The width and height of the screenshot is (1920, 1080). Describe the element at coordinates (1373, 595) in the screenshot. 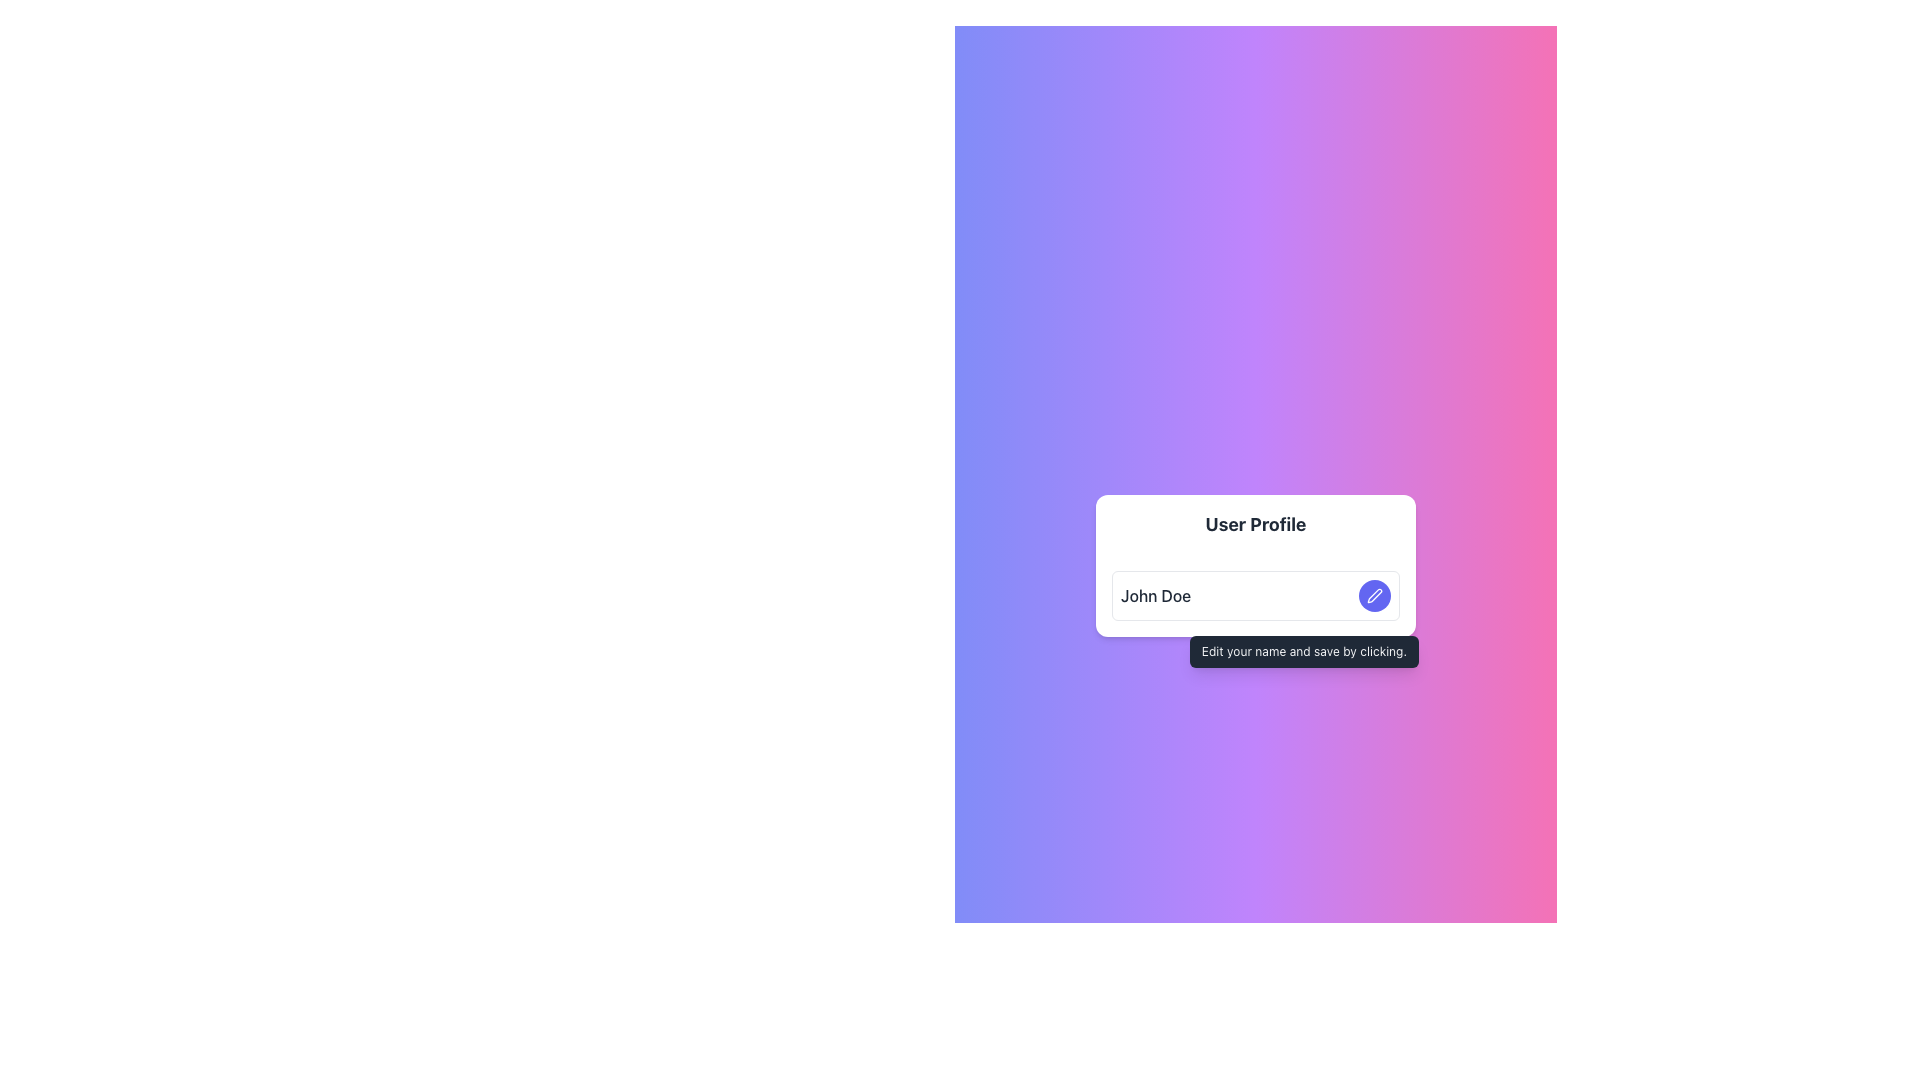

I see `the icon within the circular button located to the right of the 'John Doe' text field` at that location.